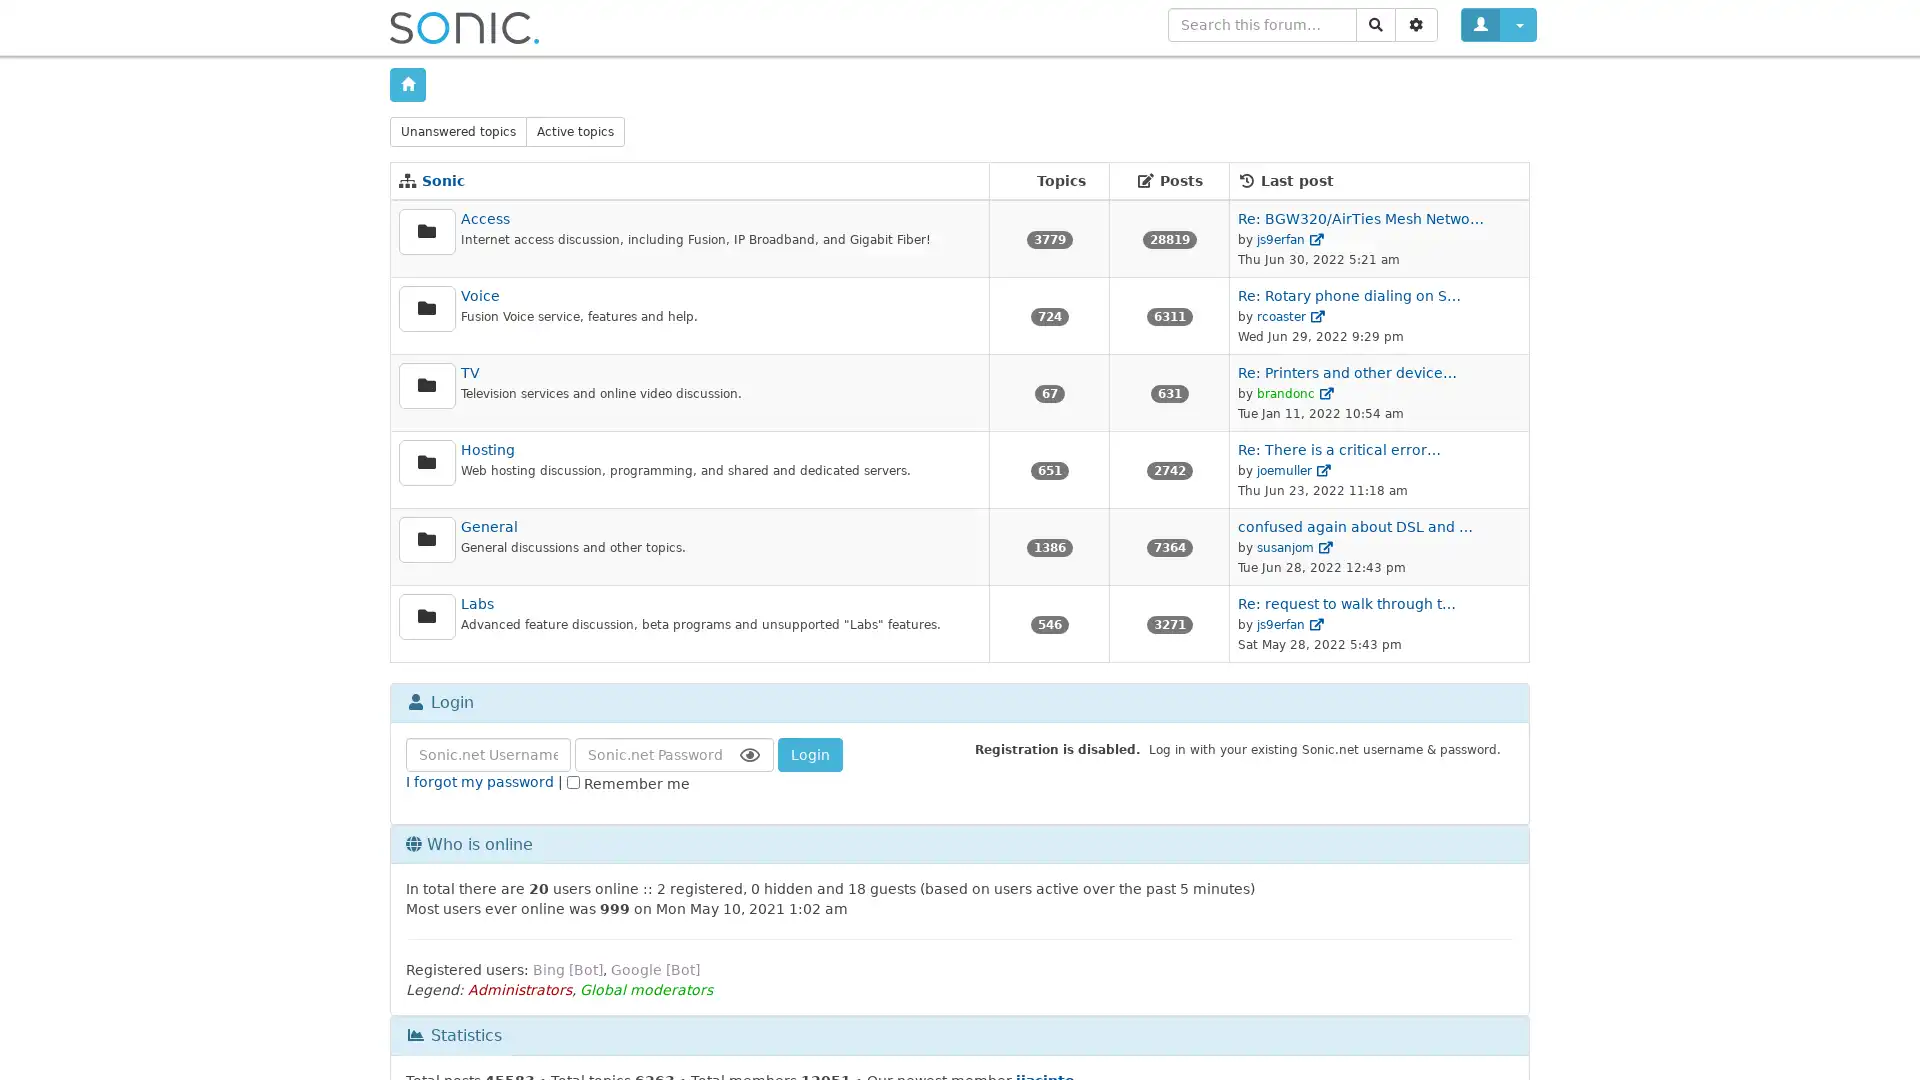 The width and height of the screenshot is (1920, 1080). Describe the element at coordinates (749, 753) in the screenshot. I see `Show Password` at that location.